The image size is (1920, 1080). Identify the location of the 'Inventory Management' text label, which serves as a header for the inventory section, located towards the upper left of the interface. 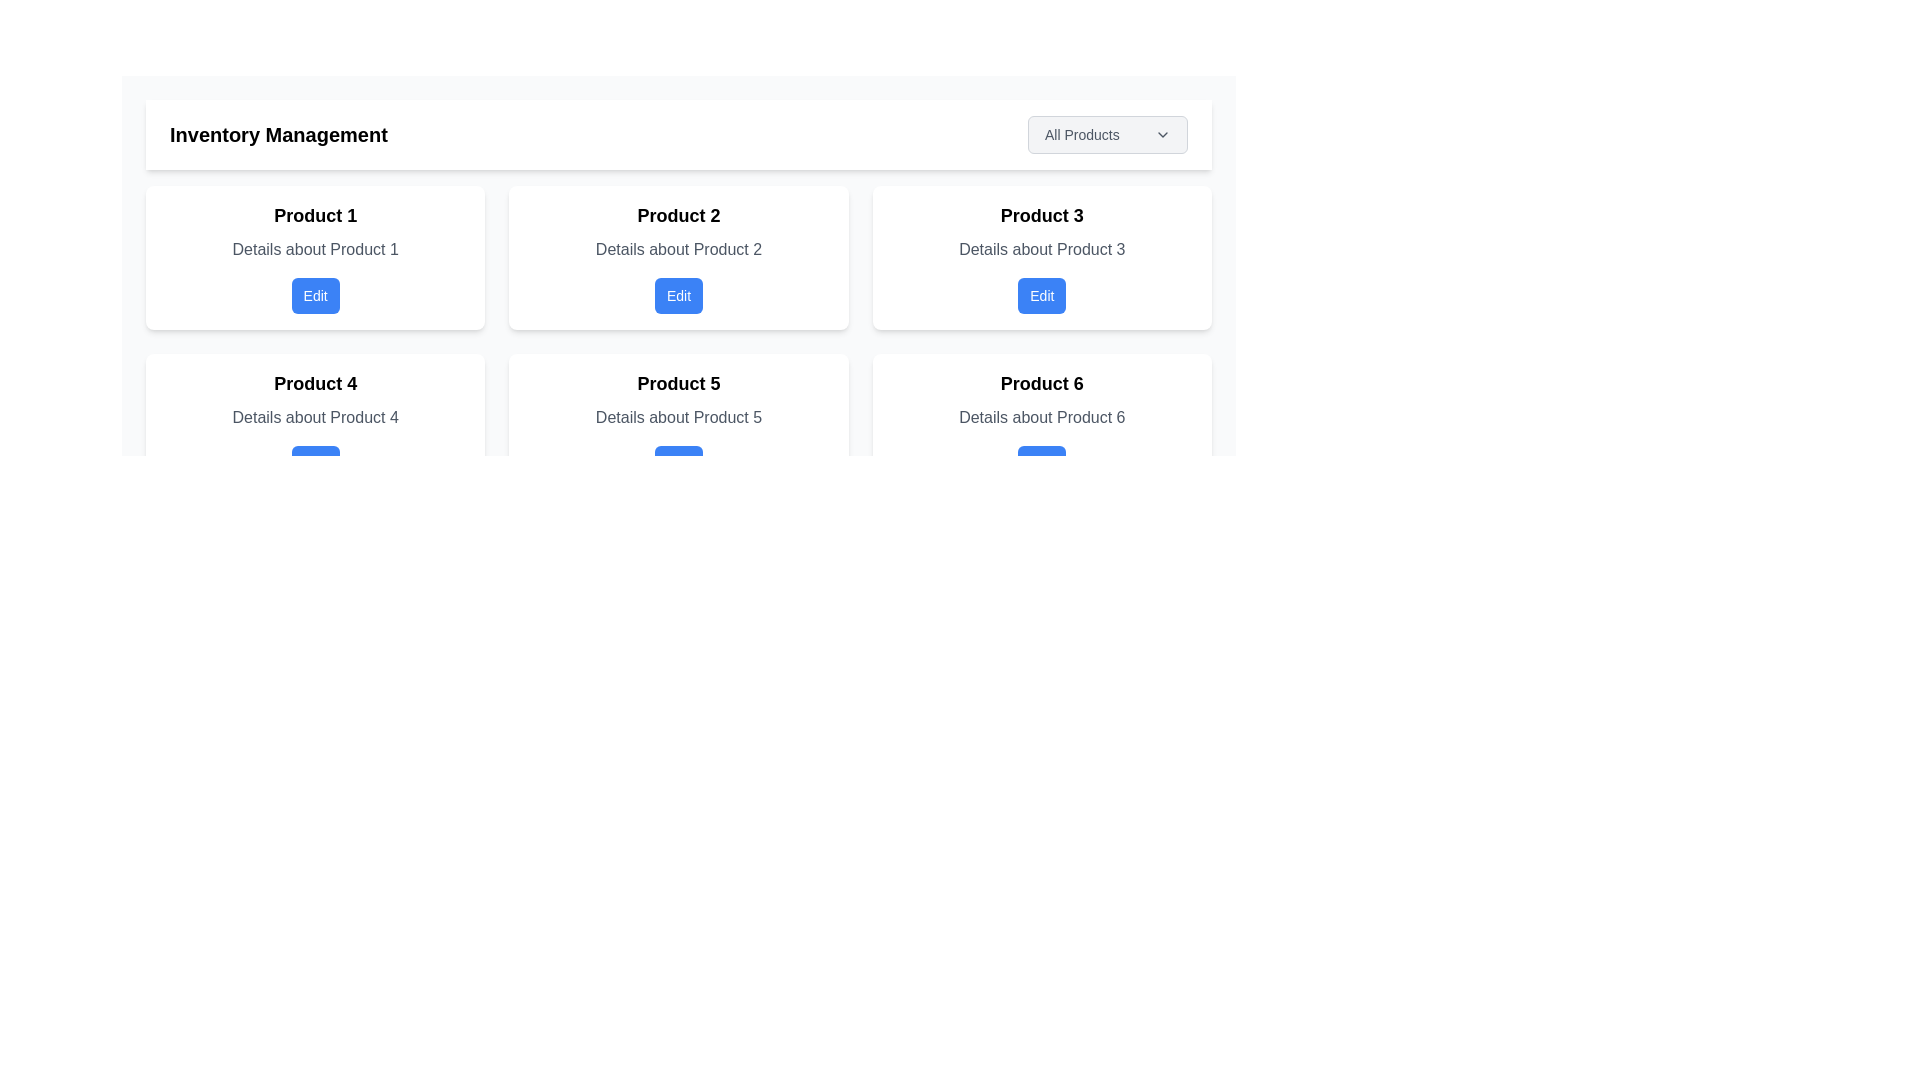
(277, 135).